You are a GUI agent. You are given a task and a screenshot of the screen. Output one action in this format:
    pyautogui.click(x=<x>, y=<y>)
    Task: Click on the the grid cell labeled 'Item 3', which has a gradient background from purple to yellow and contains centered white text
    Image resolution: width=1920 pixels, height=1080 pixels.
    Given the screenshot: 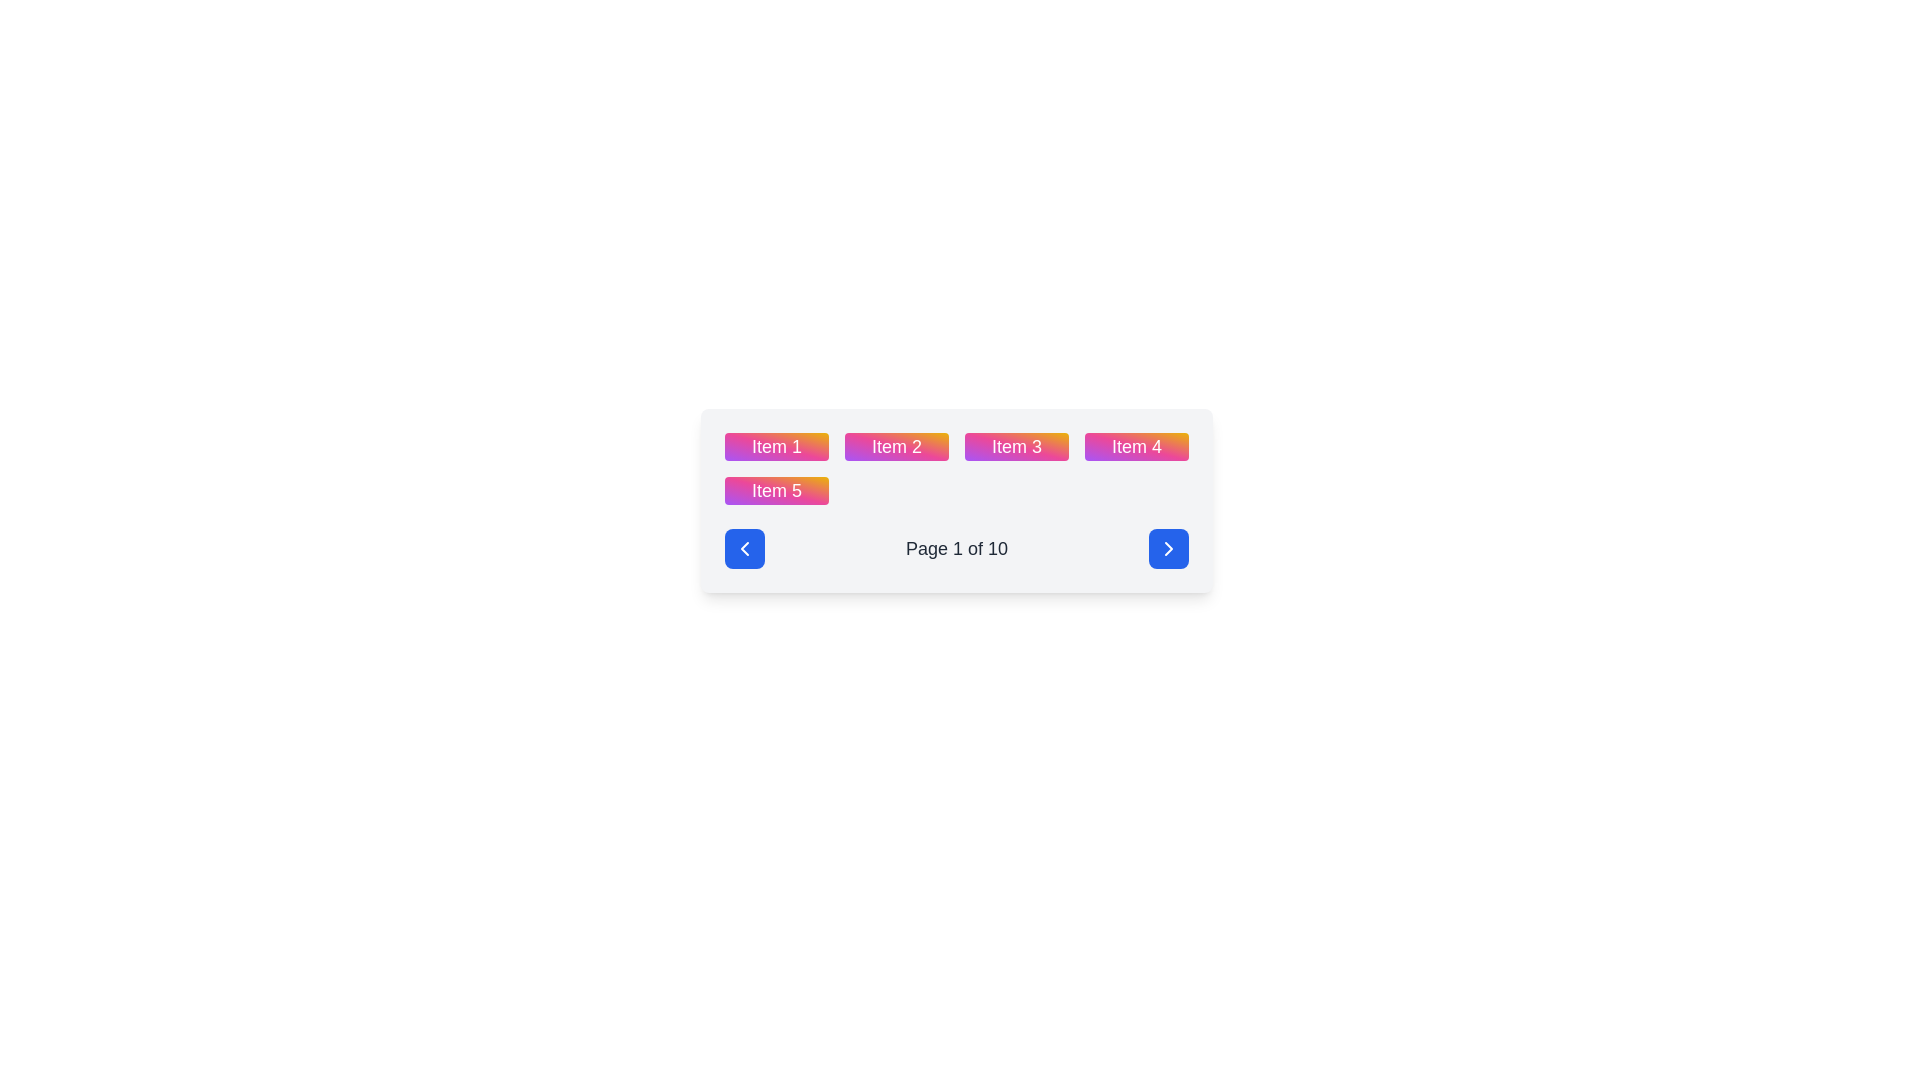 What is the action you would take?
    pyautogui.click(x=1017, y=446)
    